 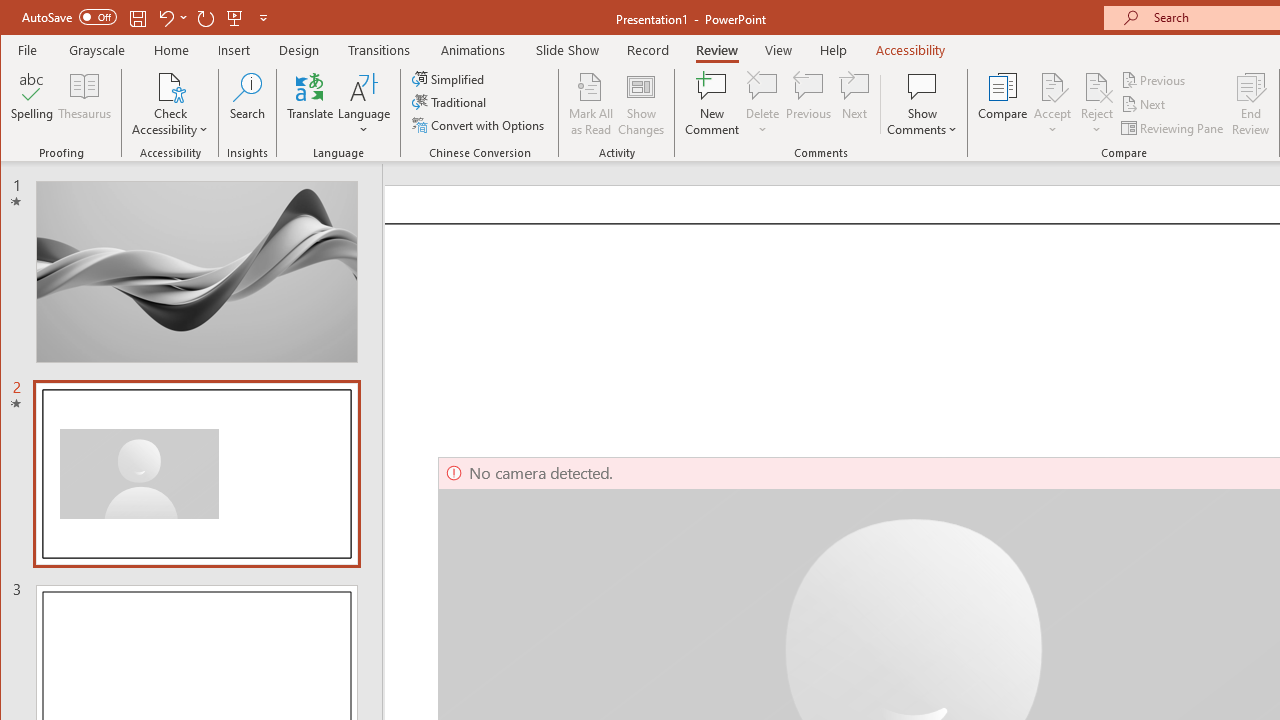 I want to click on 'Compare', so click(x=1002, y=104).